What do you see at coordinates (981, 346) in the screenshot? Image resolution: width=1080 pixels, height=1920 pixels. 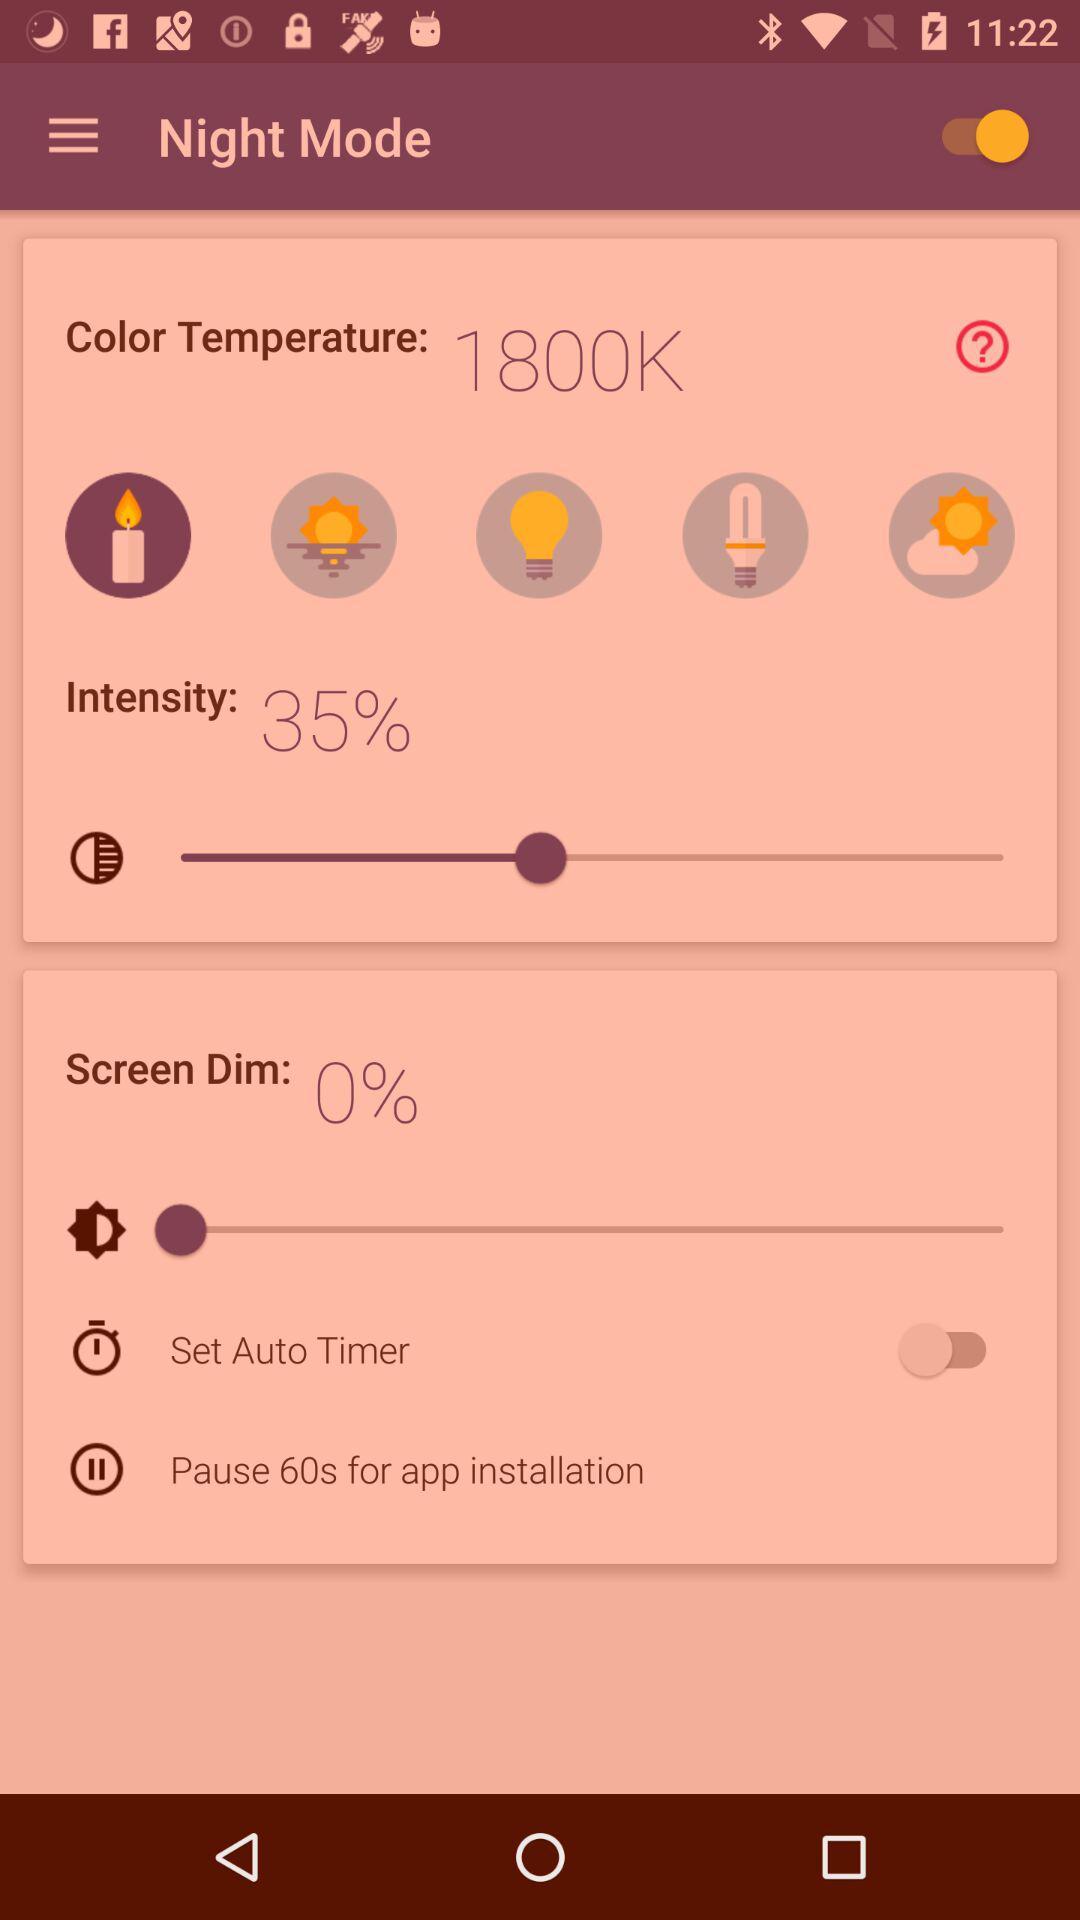 I see `find out more information` at bounding box center [981, 346].